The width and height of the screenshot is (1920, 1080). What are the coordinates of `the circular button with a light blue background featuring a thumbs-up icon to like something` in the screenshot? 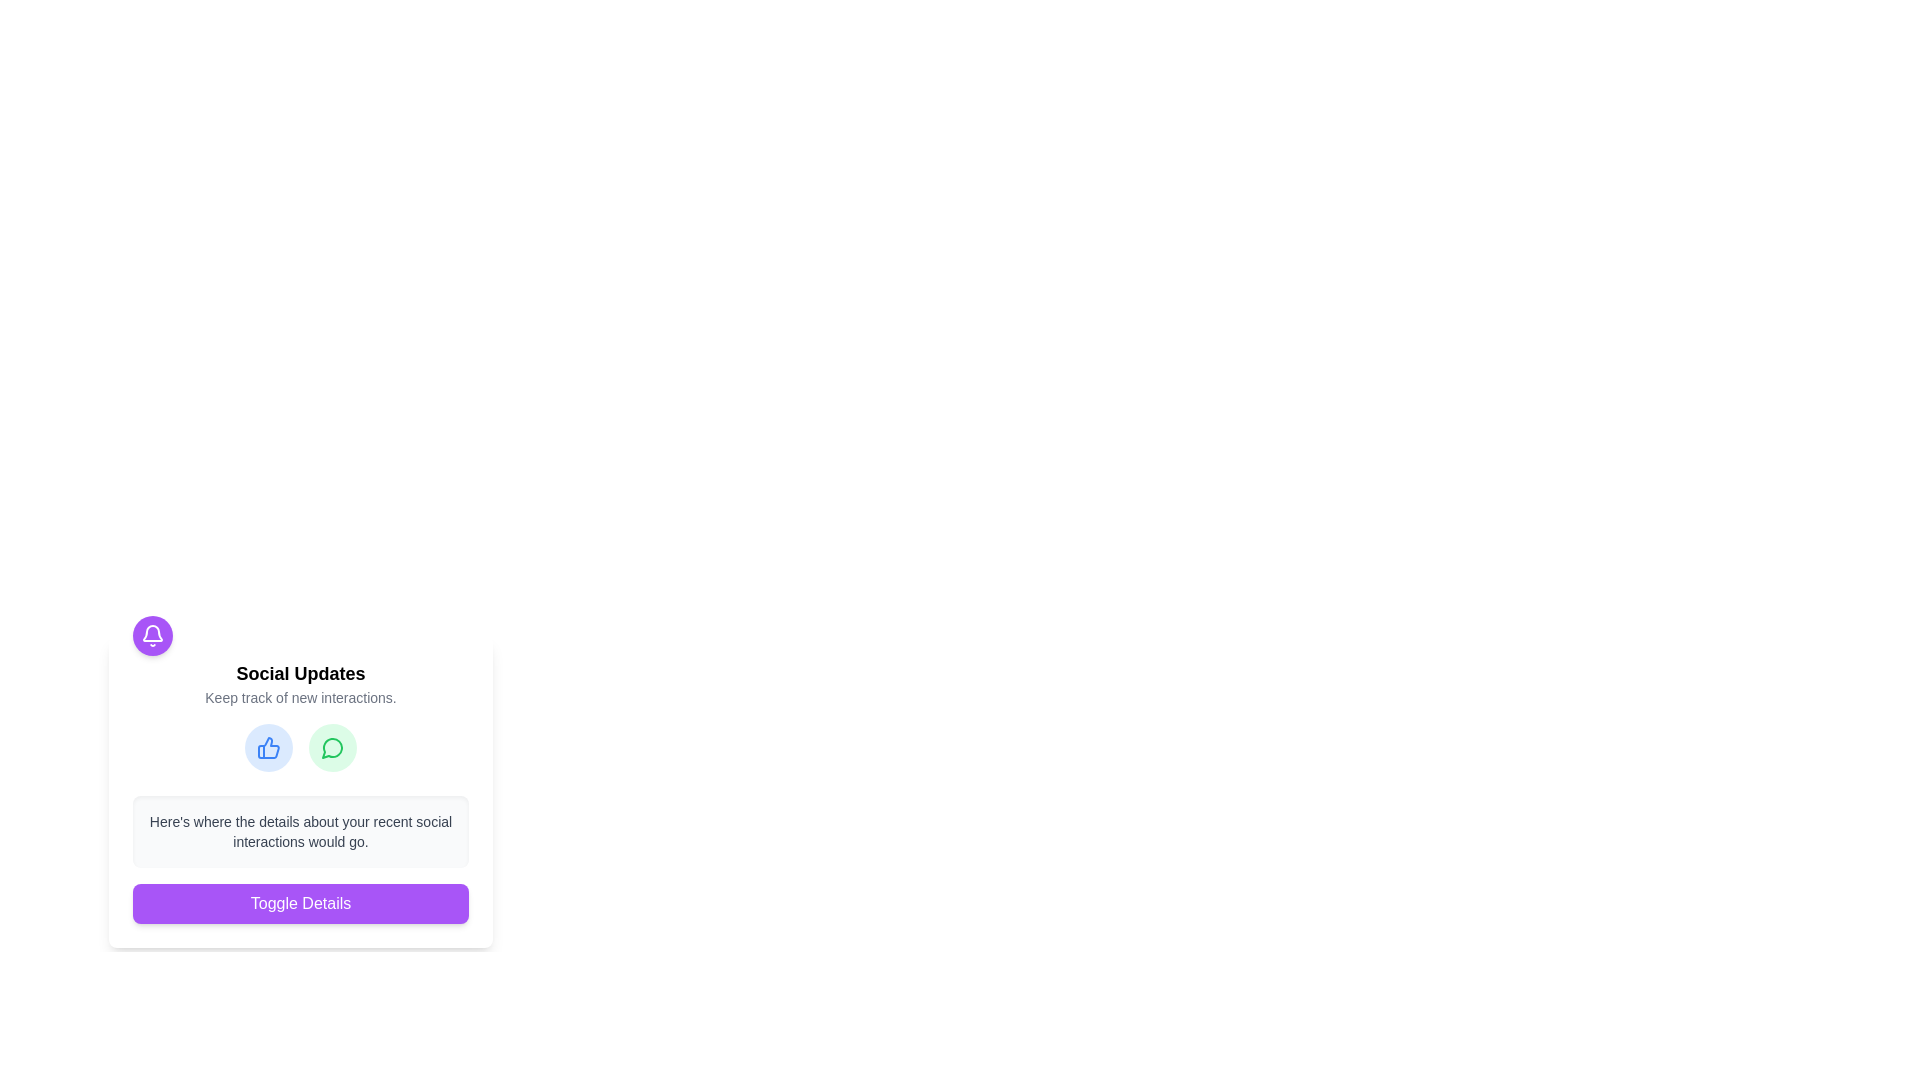 It's located at (267, 748).